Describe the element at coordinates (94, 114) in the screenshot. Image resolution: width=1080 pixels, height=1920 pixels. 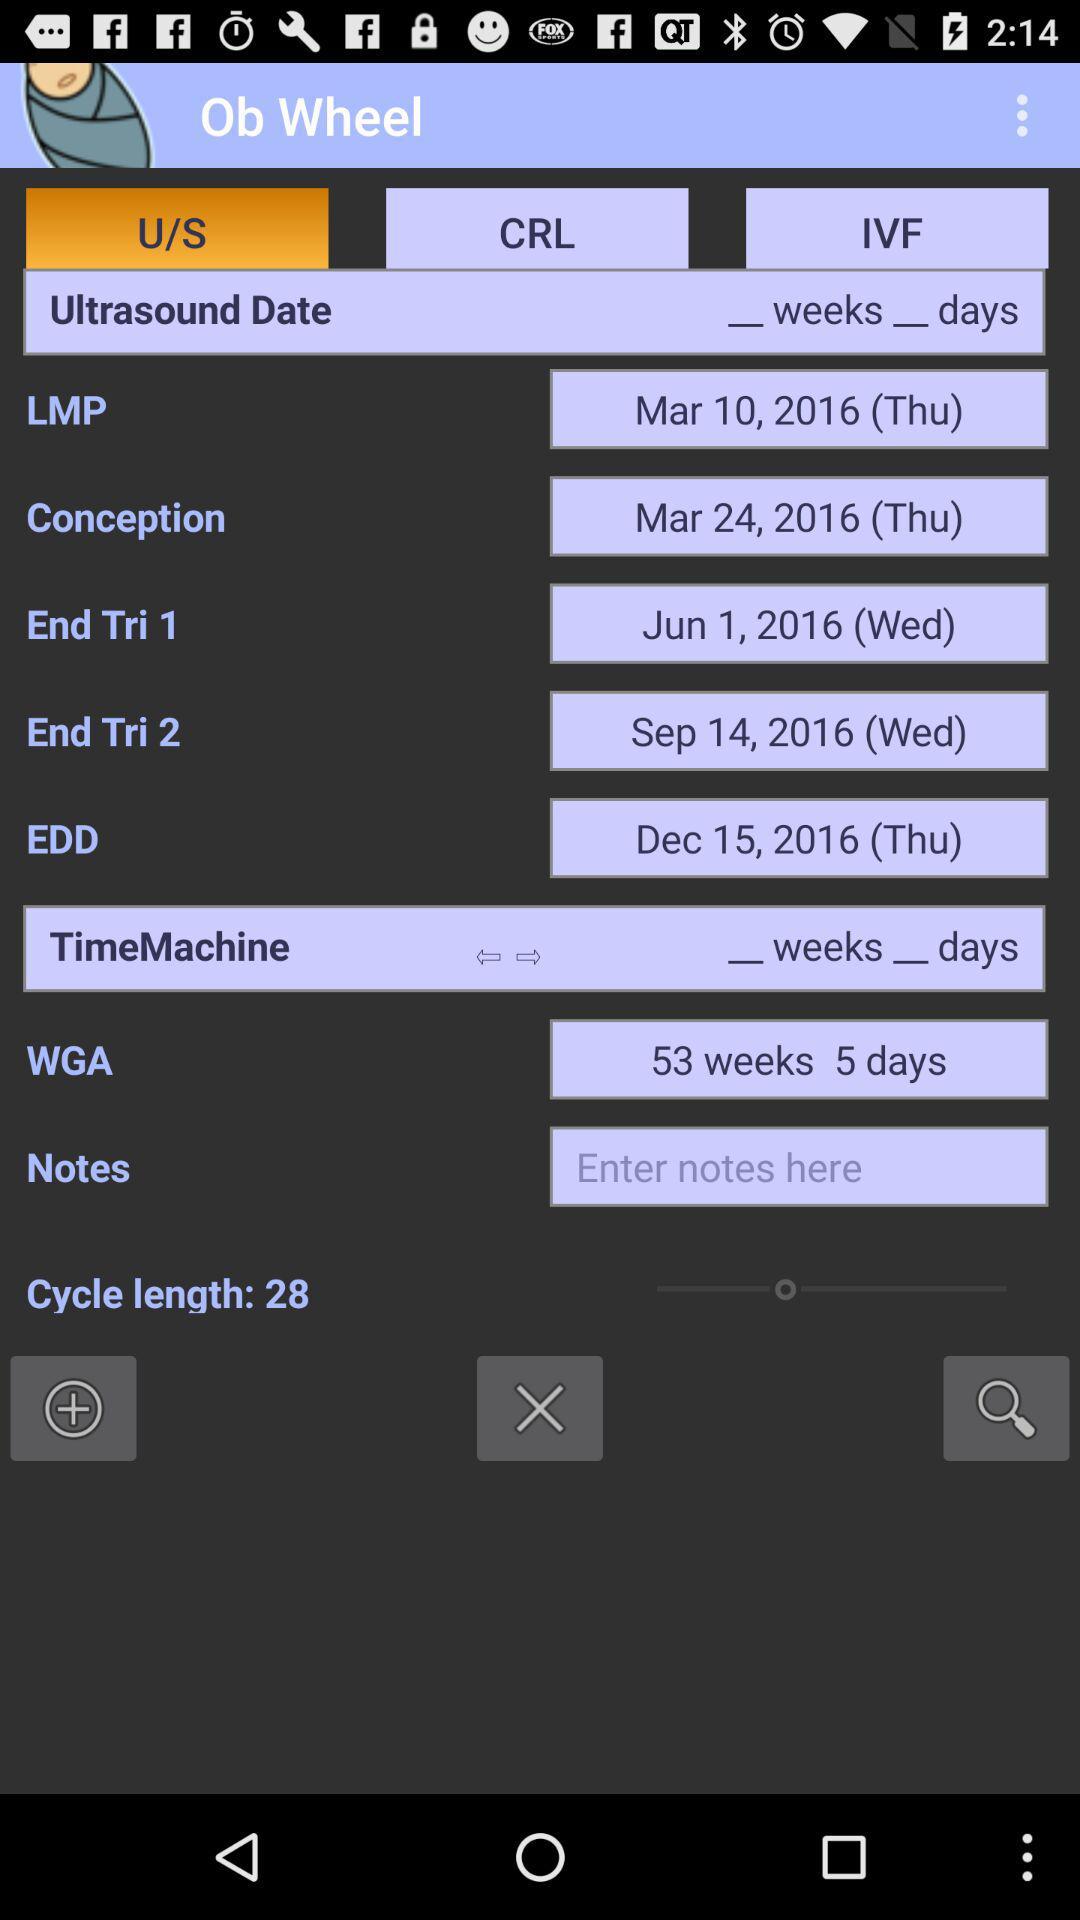
I see `app next to the ob wheel item` at that location.